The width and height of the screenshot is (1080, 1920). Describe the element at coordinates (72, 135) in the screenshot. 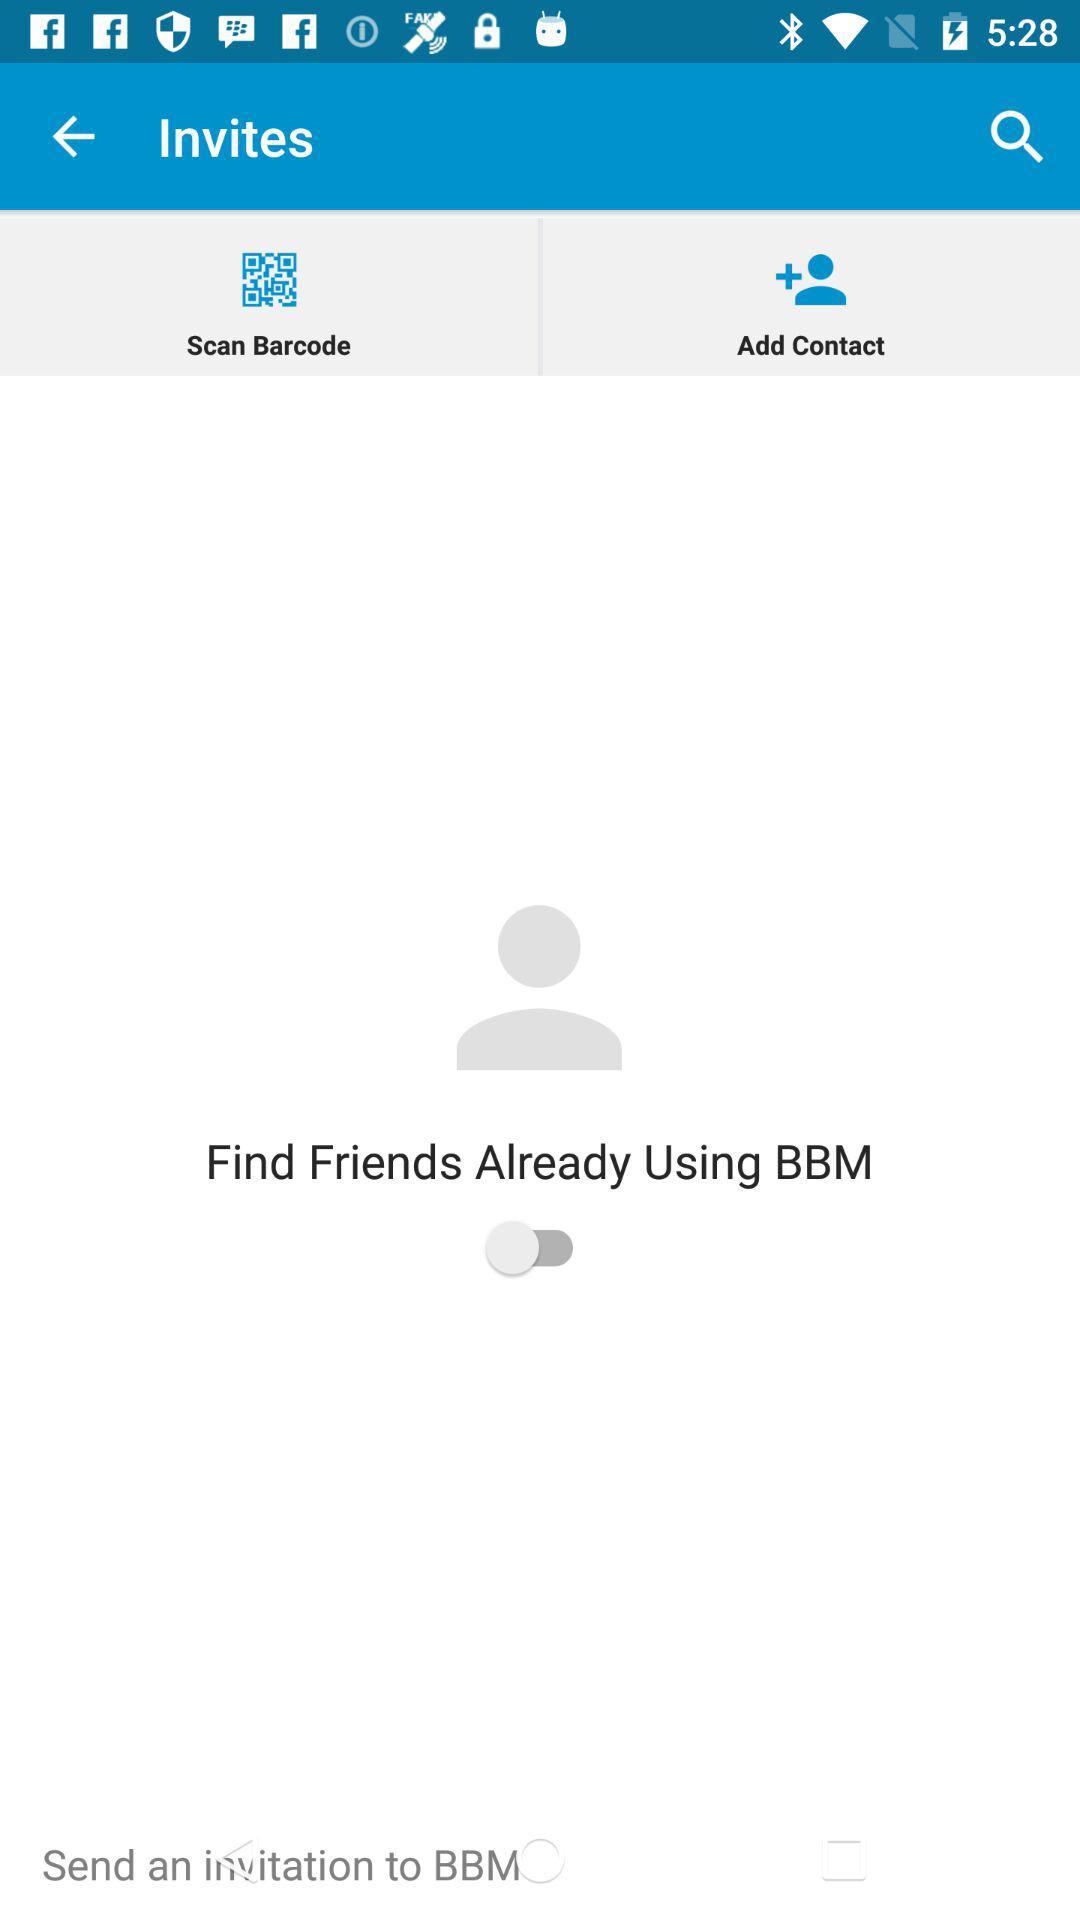

I see `app to the left of invites app` at that location.